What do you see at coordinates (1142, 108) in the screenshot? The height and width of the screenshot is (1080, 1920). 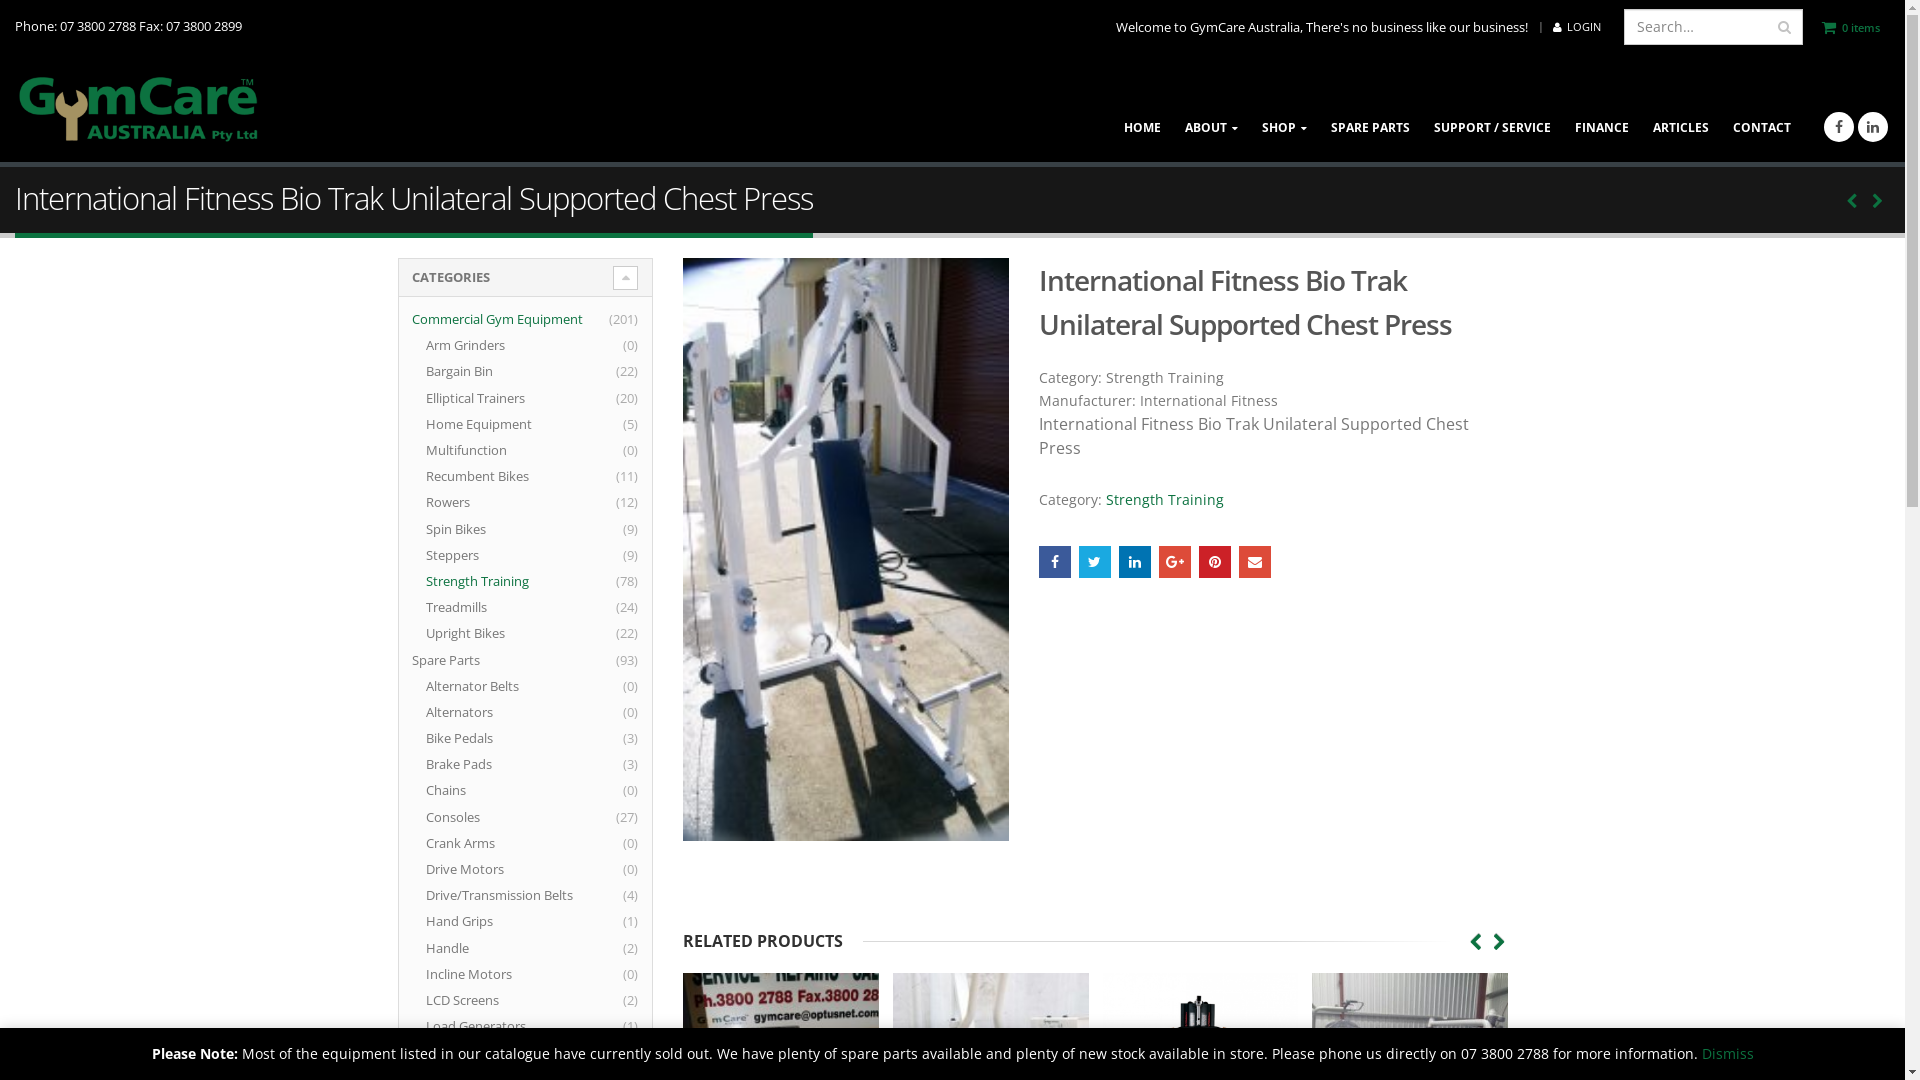 I see `'HOME'` at bounding box center [1142, 108].